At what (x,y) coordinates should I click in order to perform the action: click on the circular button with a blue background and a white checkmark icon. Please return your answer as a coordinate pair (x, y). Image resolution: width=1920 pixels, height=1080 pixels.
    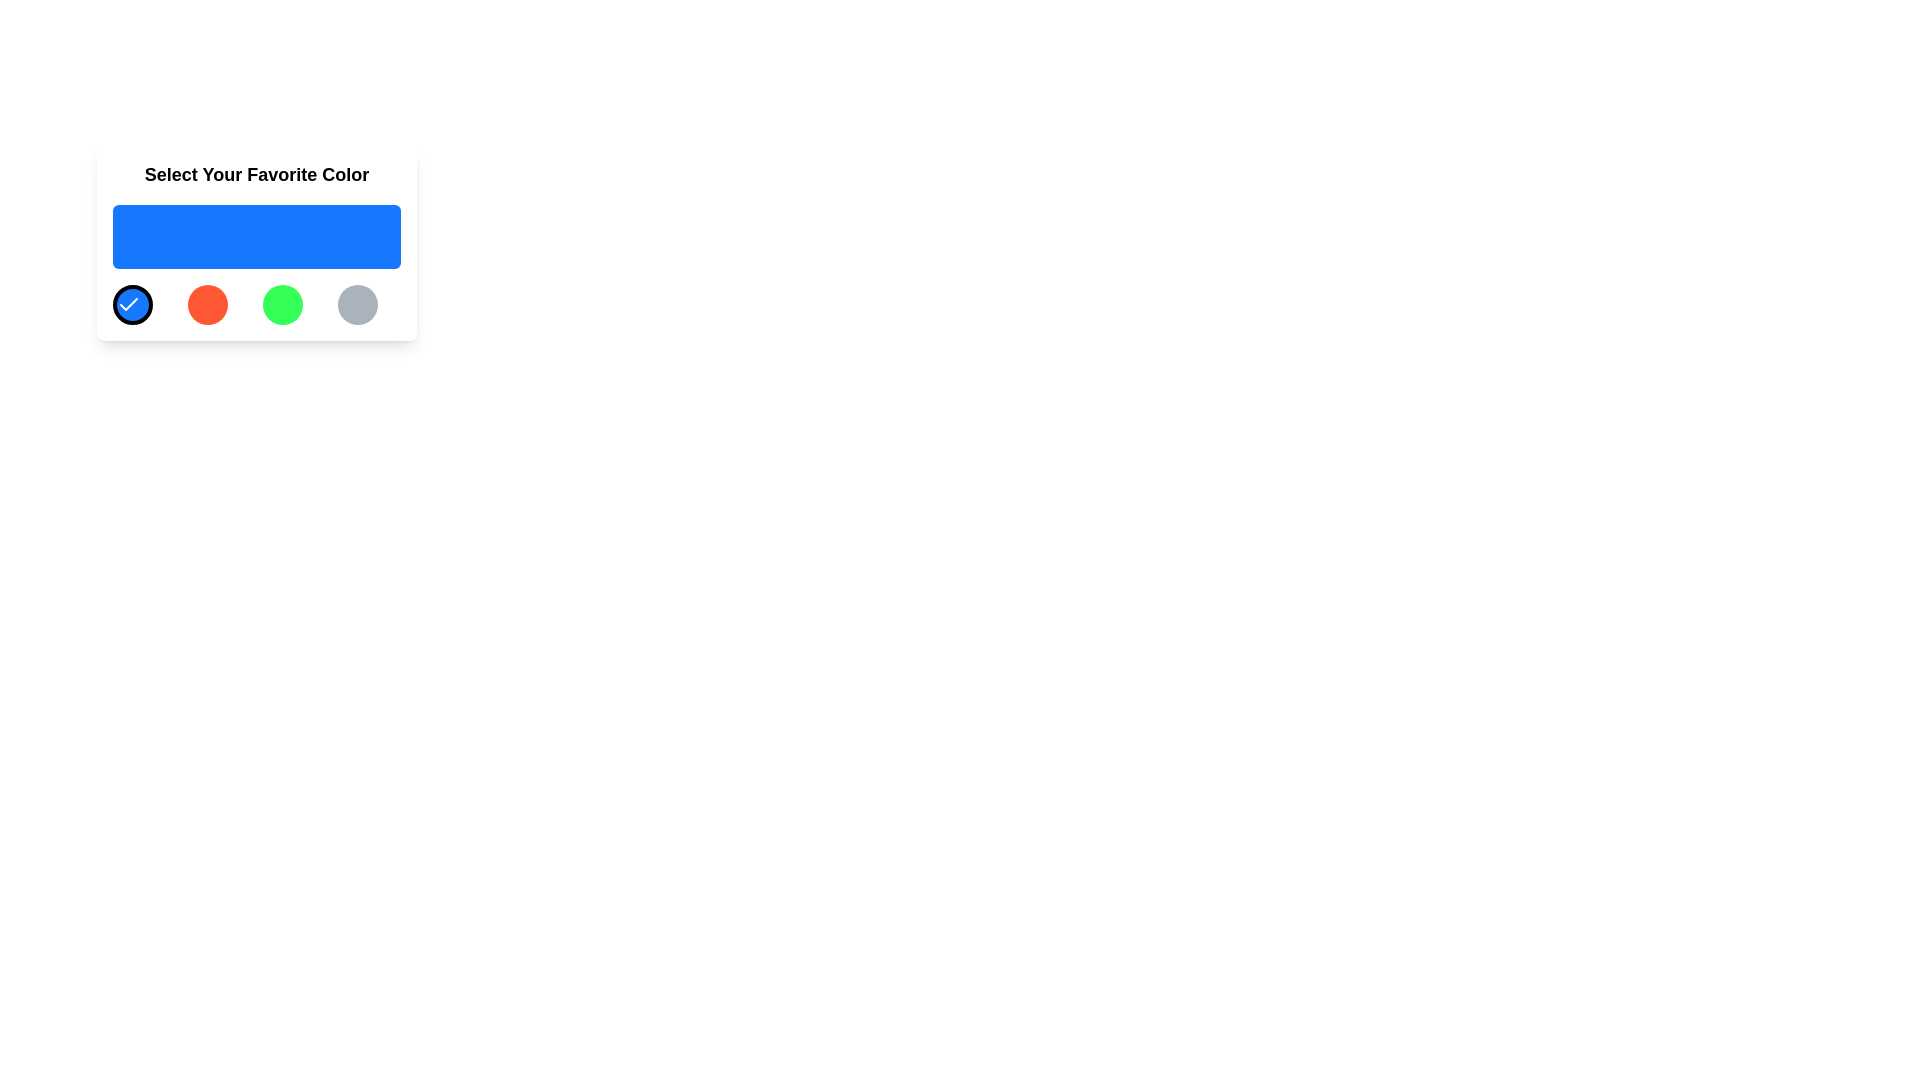
    Looking at the image, I should click on (132, 304).